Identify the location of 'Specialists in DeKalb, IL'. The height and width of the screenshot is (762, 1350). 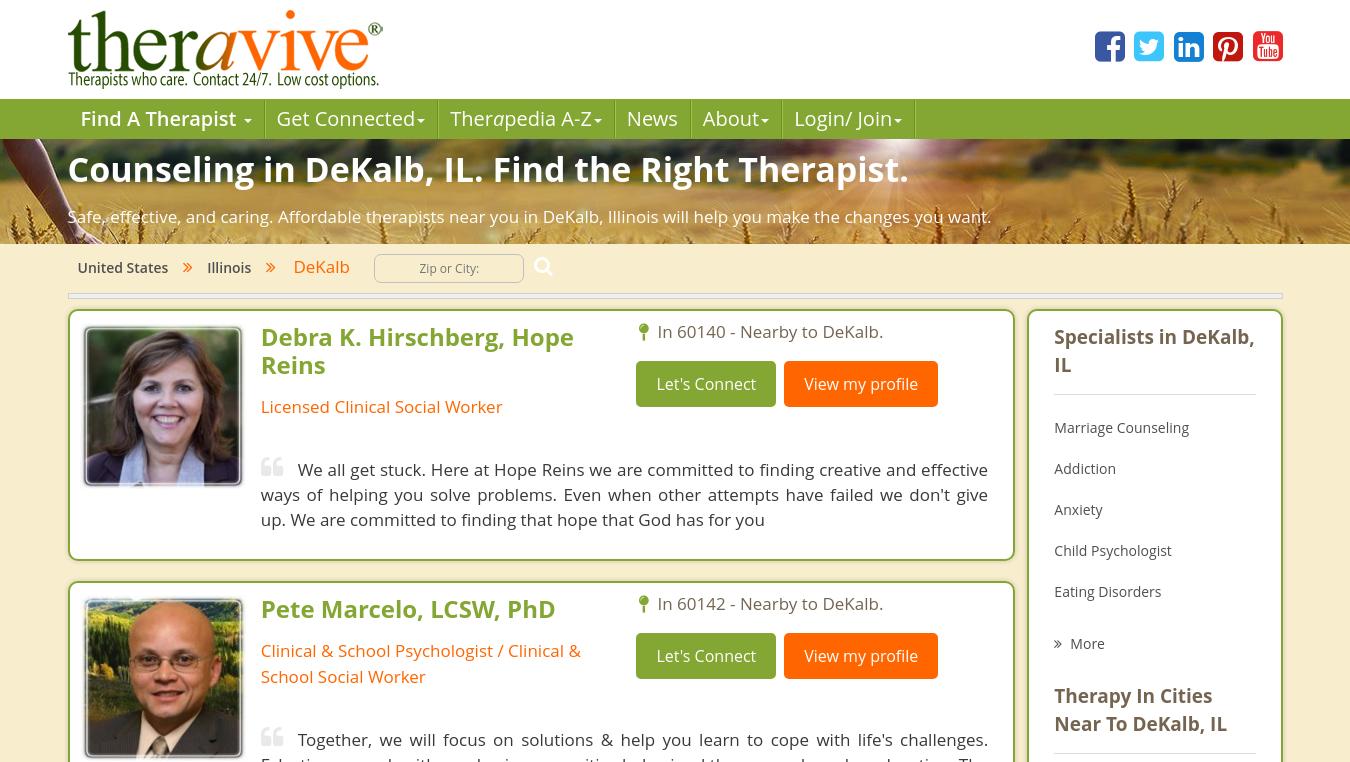
(1152, 350).